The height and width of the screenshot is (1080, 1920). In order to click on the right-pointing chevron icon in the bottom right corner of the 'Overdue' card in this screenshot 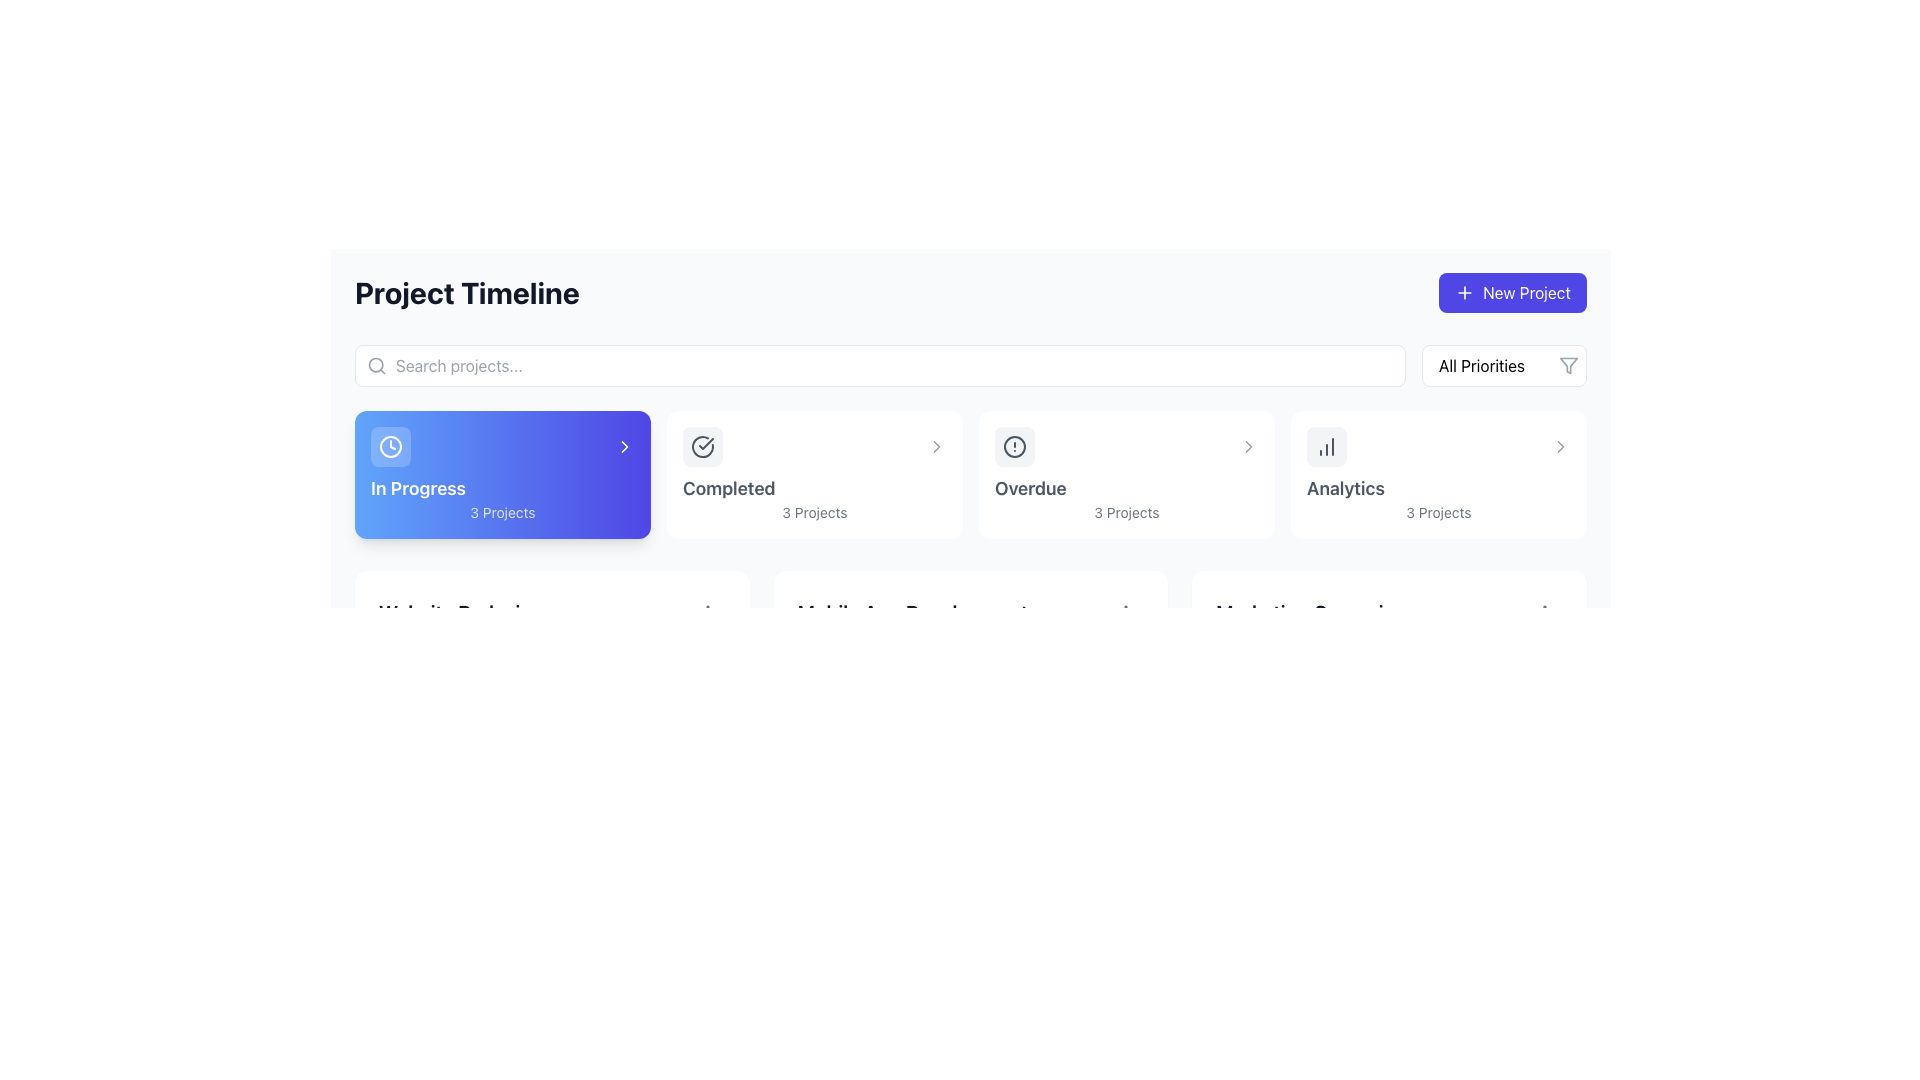, I will do `click(1247, 446)`.